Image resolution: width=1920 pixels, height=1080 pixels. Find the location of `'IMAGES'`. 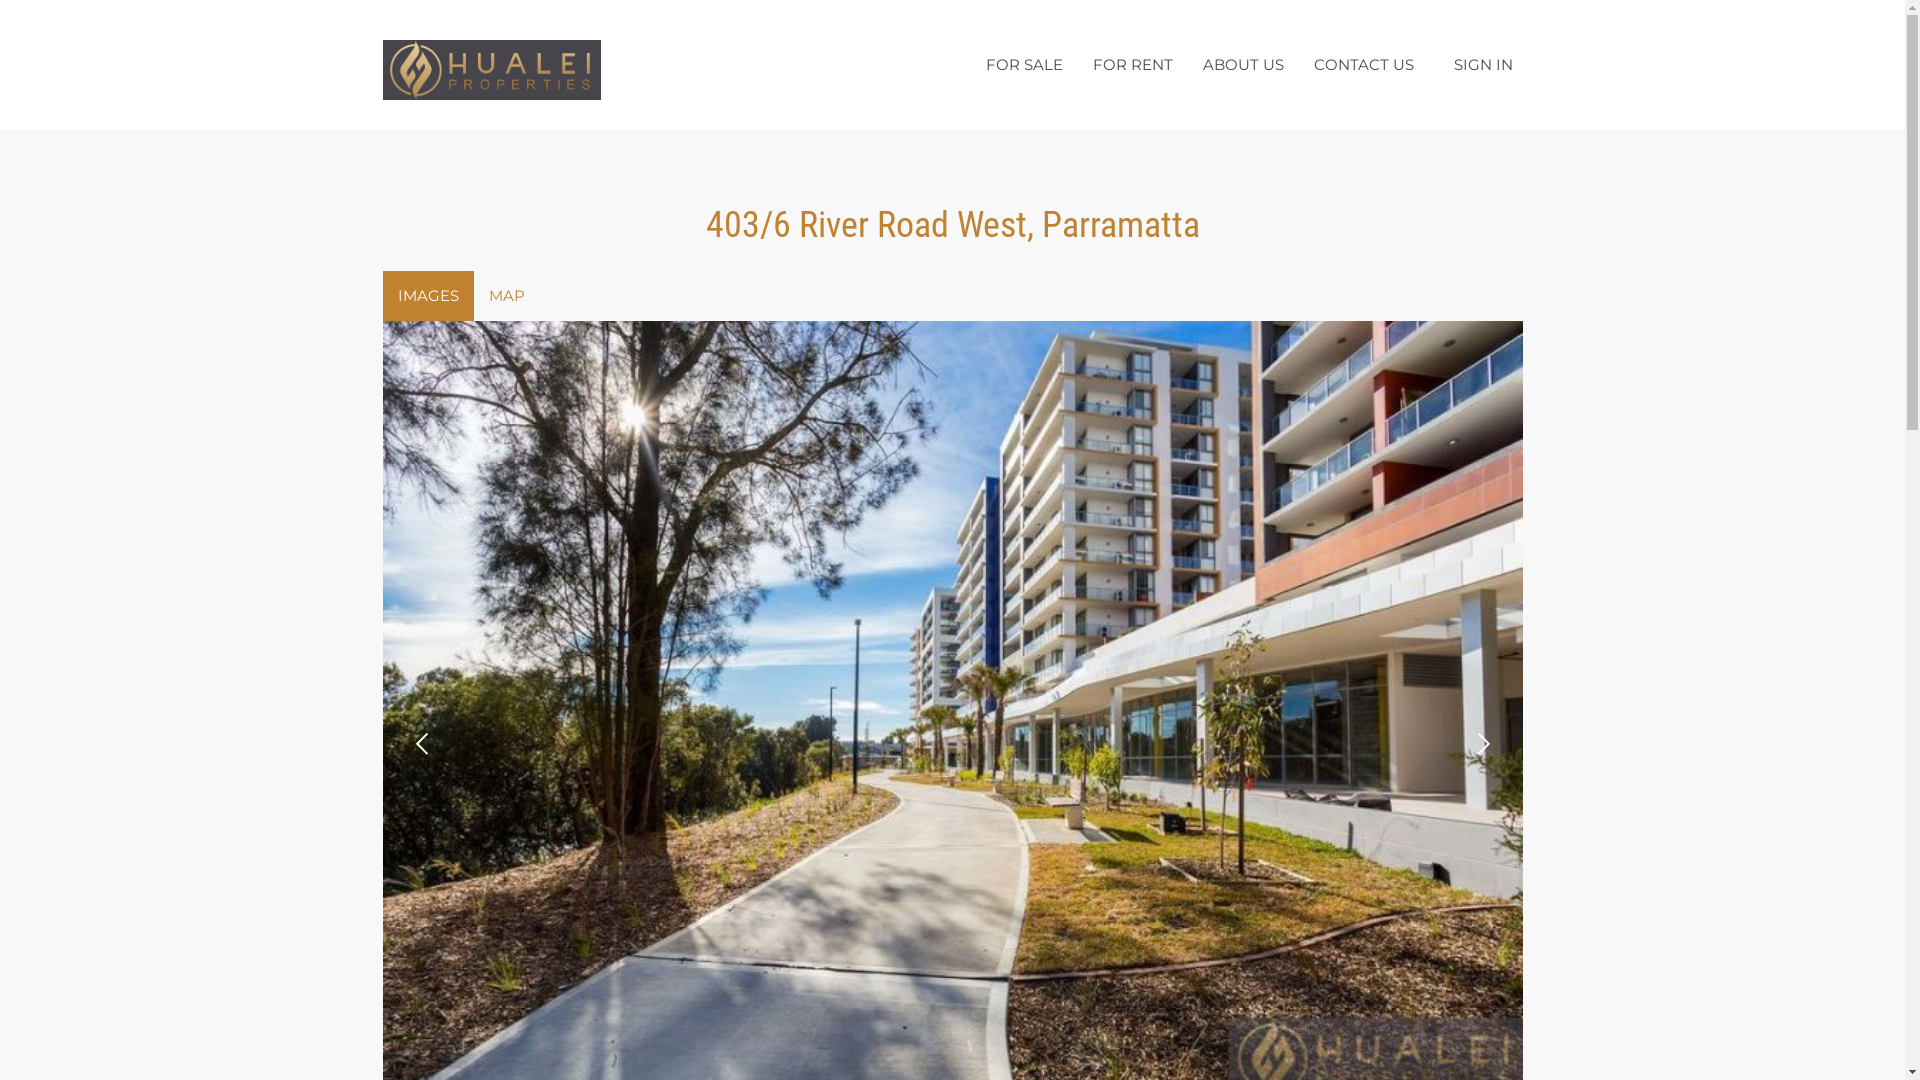

'IMAGES' is located at coordinates (426, 296).